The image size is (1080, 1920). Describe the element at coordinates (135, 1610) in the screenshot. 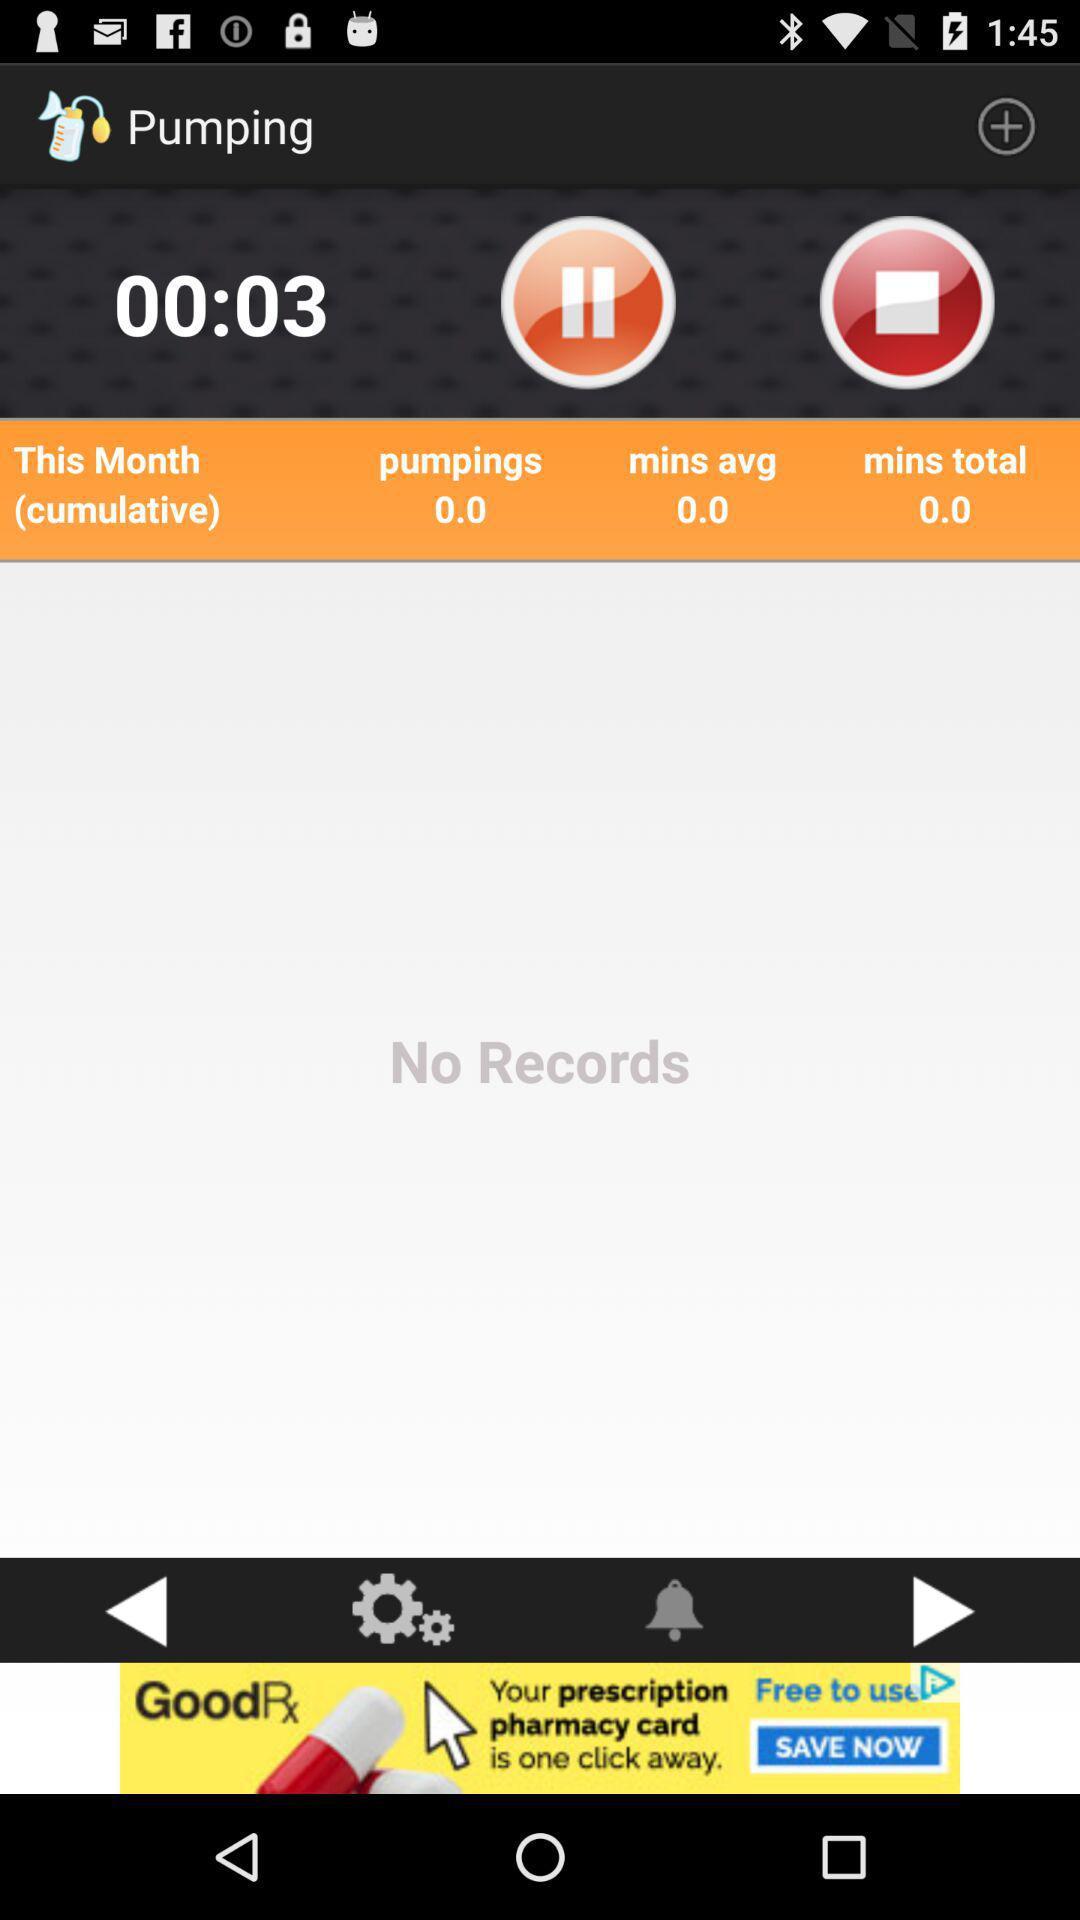

I see `previous arrow` at that location.